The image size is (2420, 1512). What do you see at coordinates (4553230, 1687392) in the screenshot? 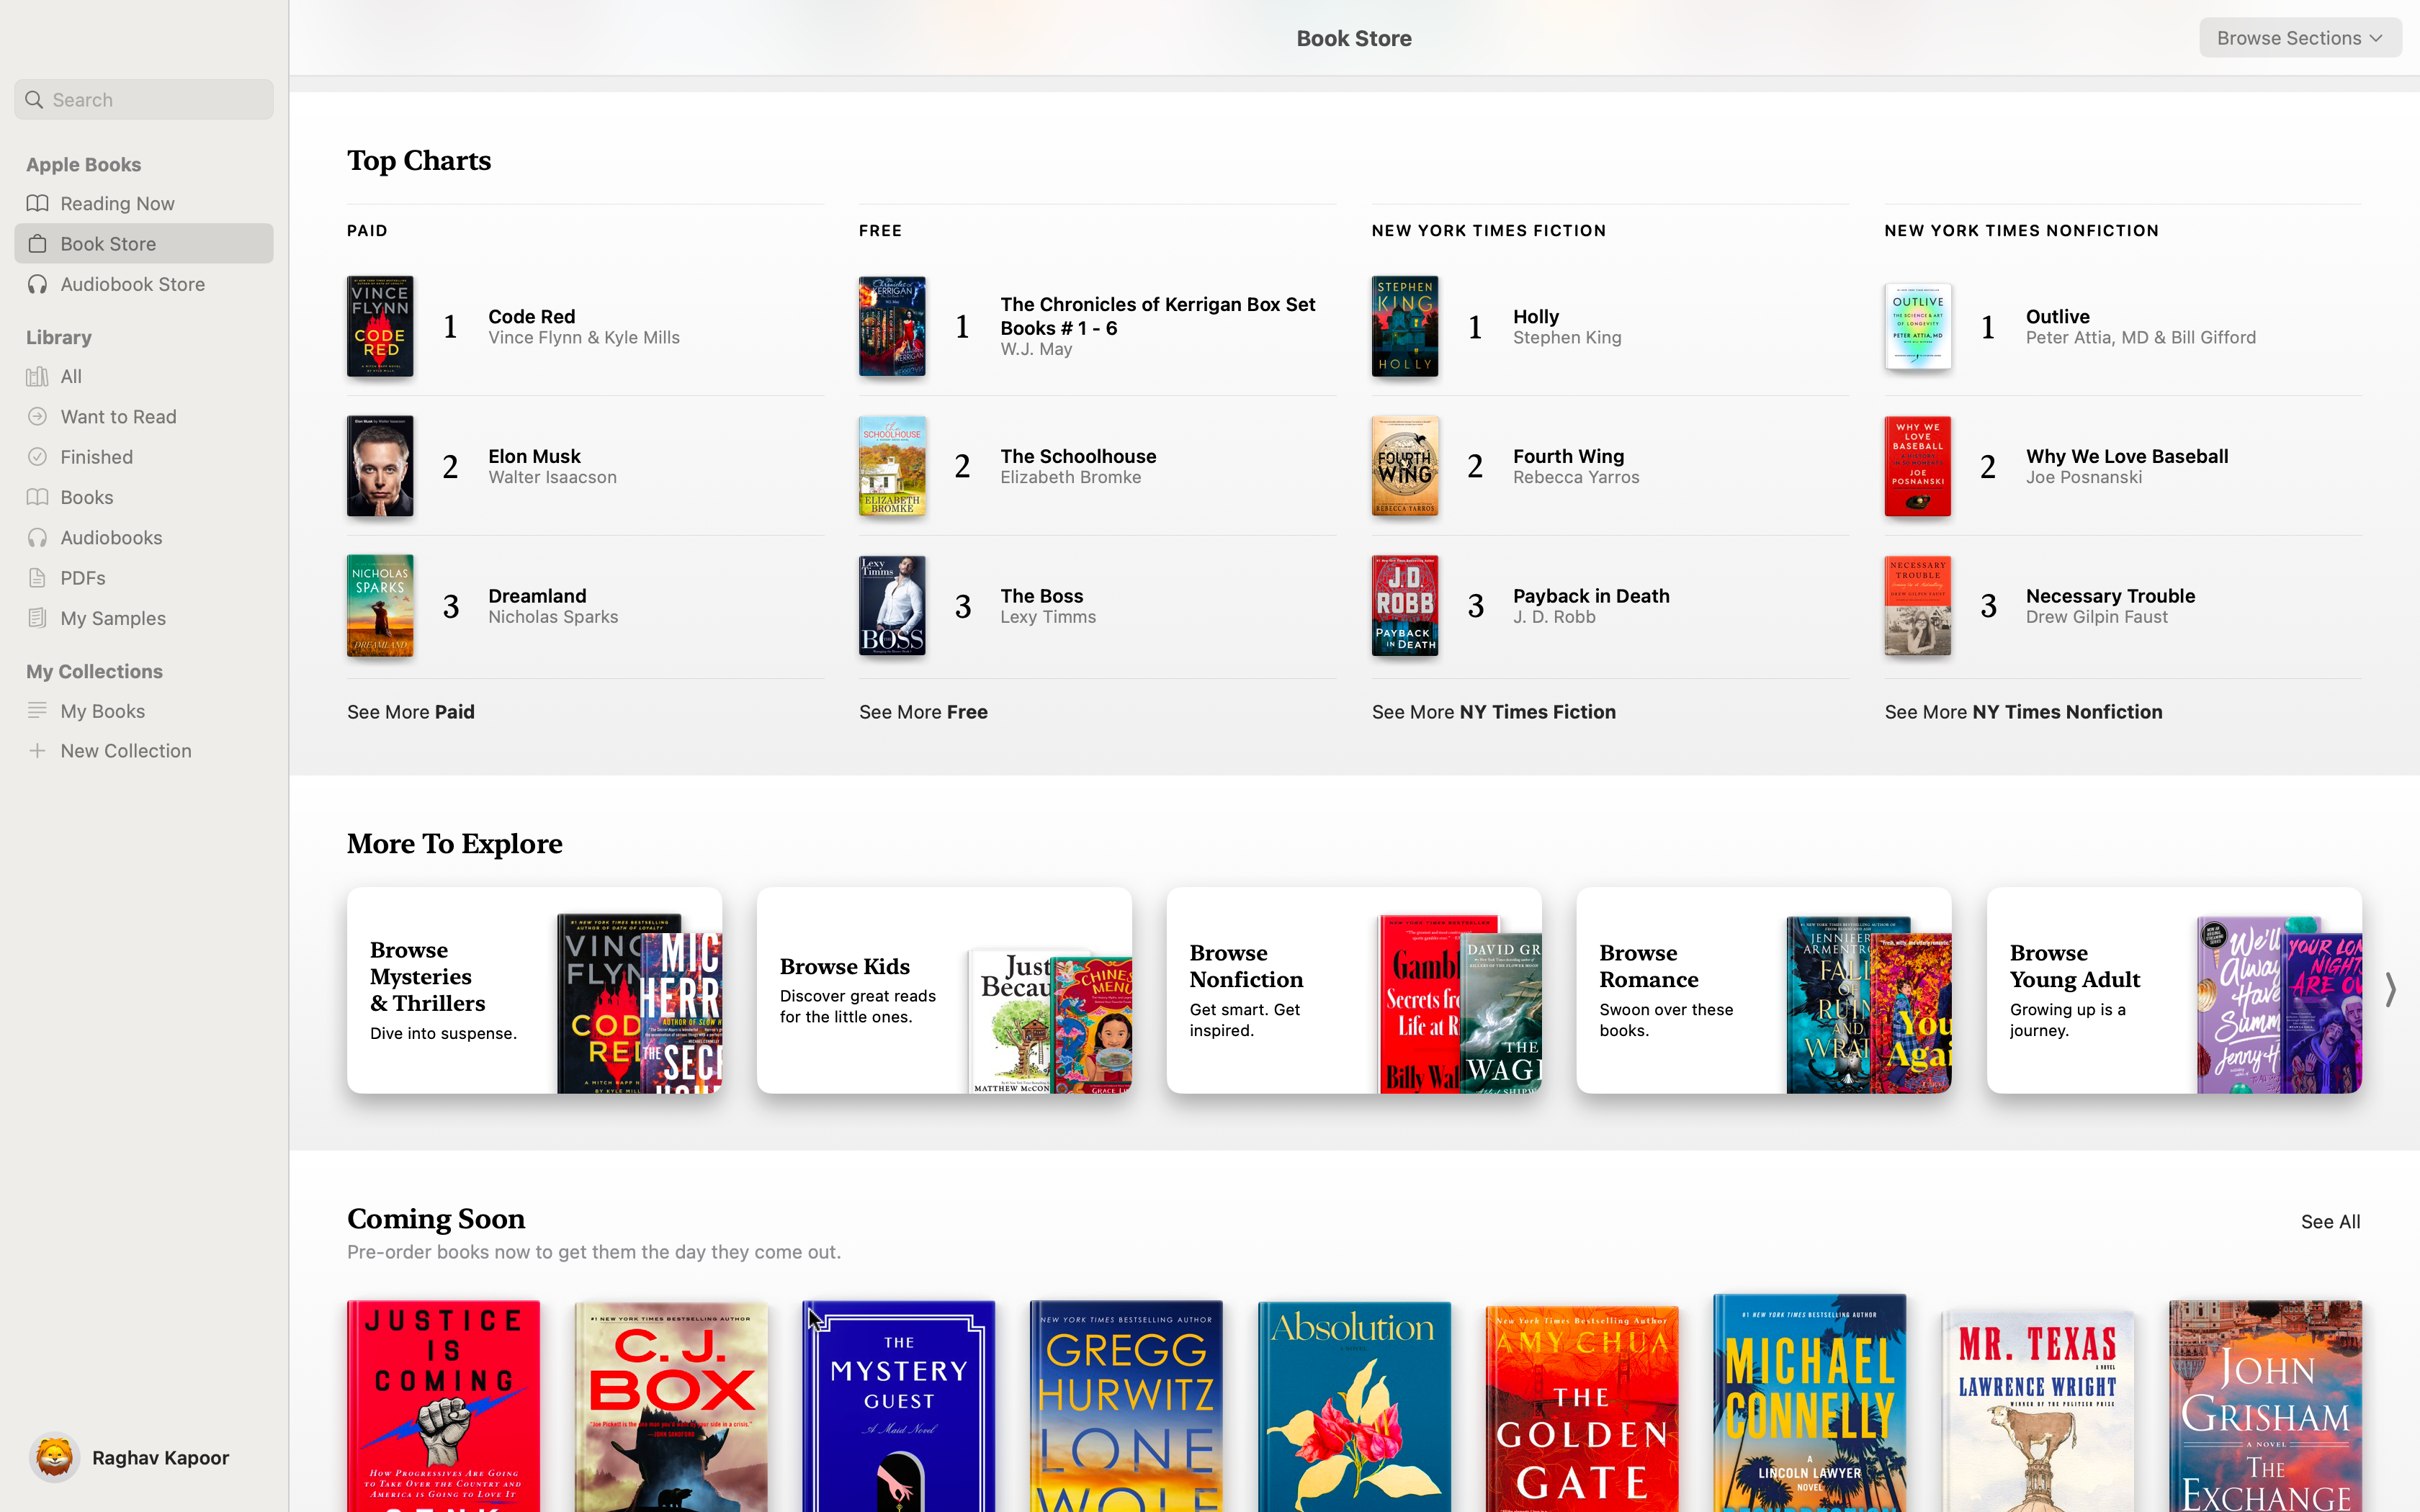
I see `see the upcoming titles` at bounding box center [4553230, 1687392].